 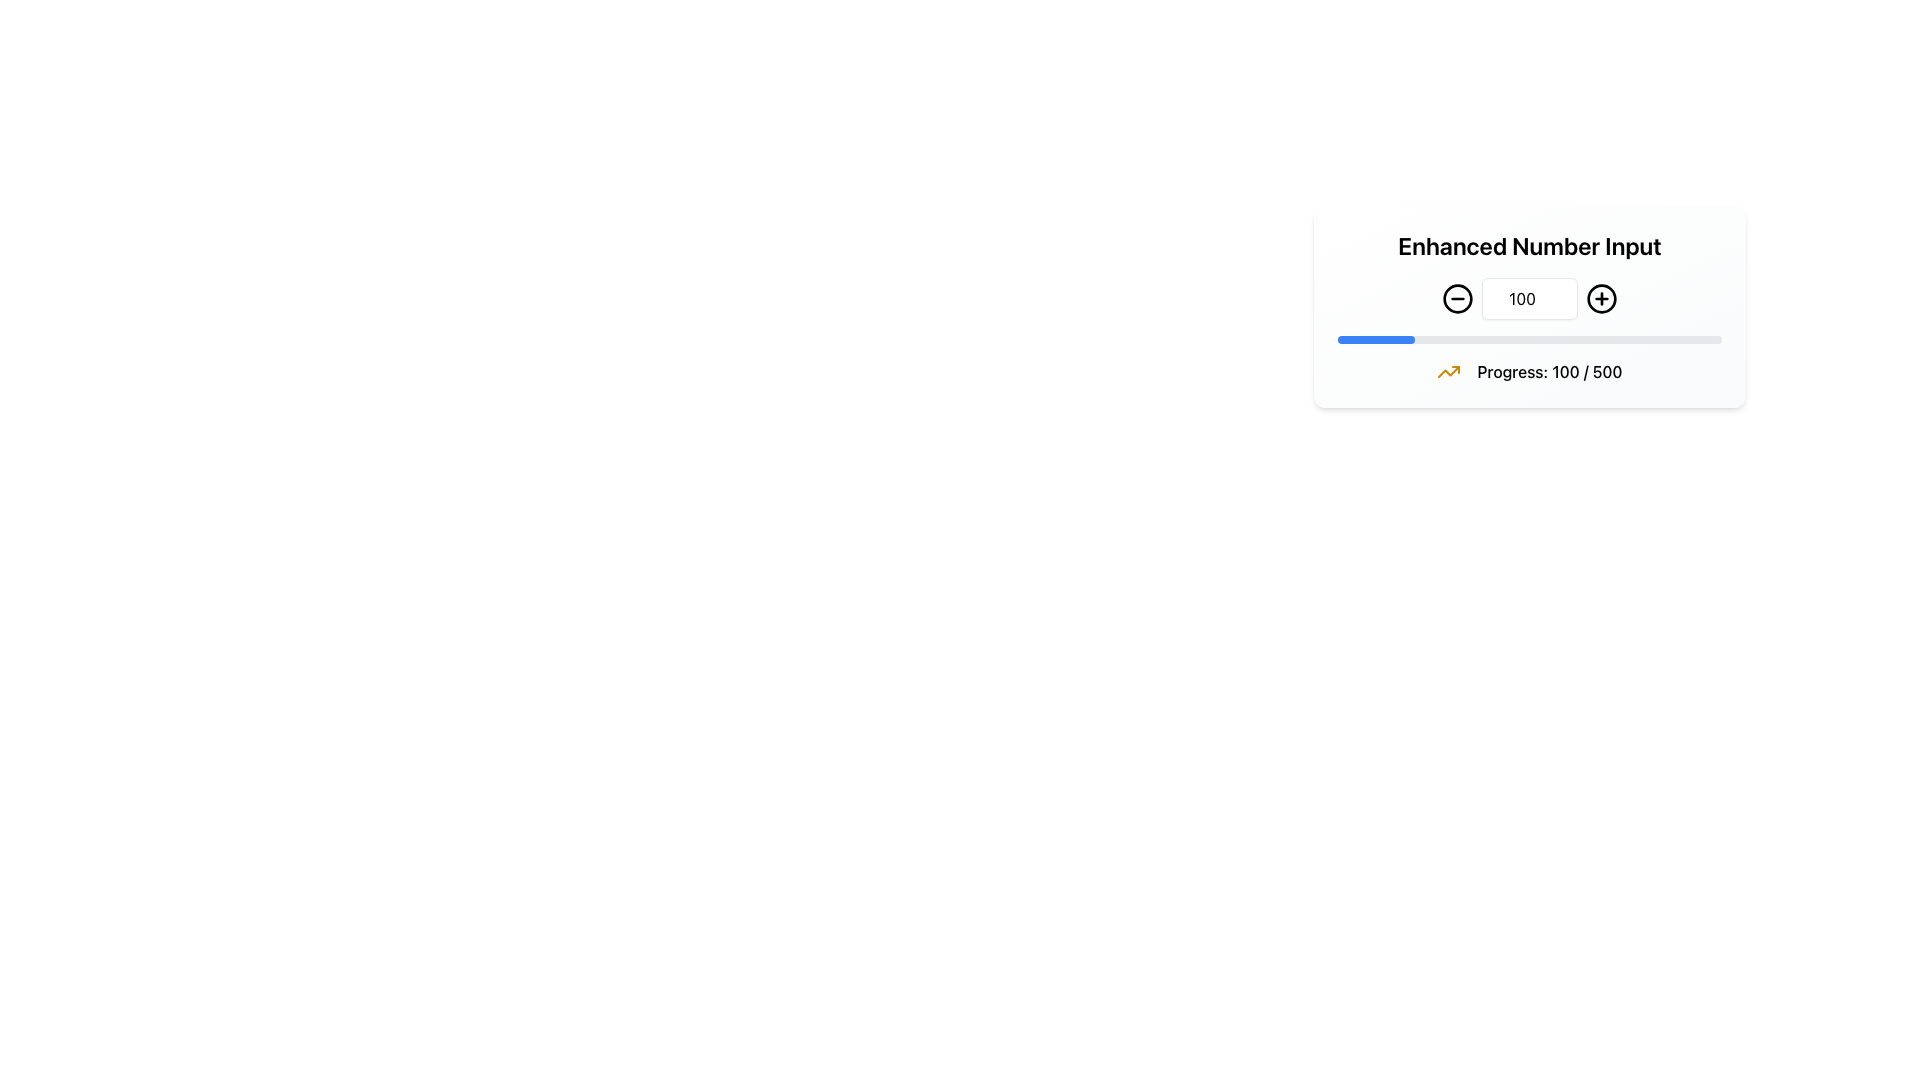 What do you see at coordinates (1529, 253) in the screenshot?
I see `the title text element that serves as a label for the number input functionality, located at the top of the rectangular card component` at bounding box center [1529, 253].